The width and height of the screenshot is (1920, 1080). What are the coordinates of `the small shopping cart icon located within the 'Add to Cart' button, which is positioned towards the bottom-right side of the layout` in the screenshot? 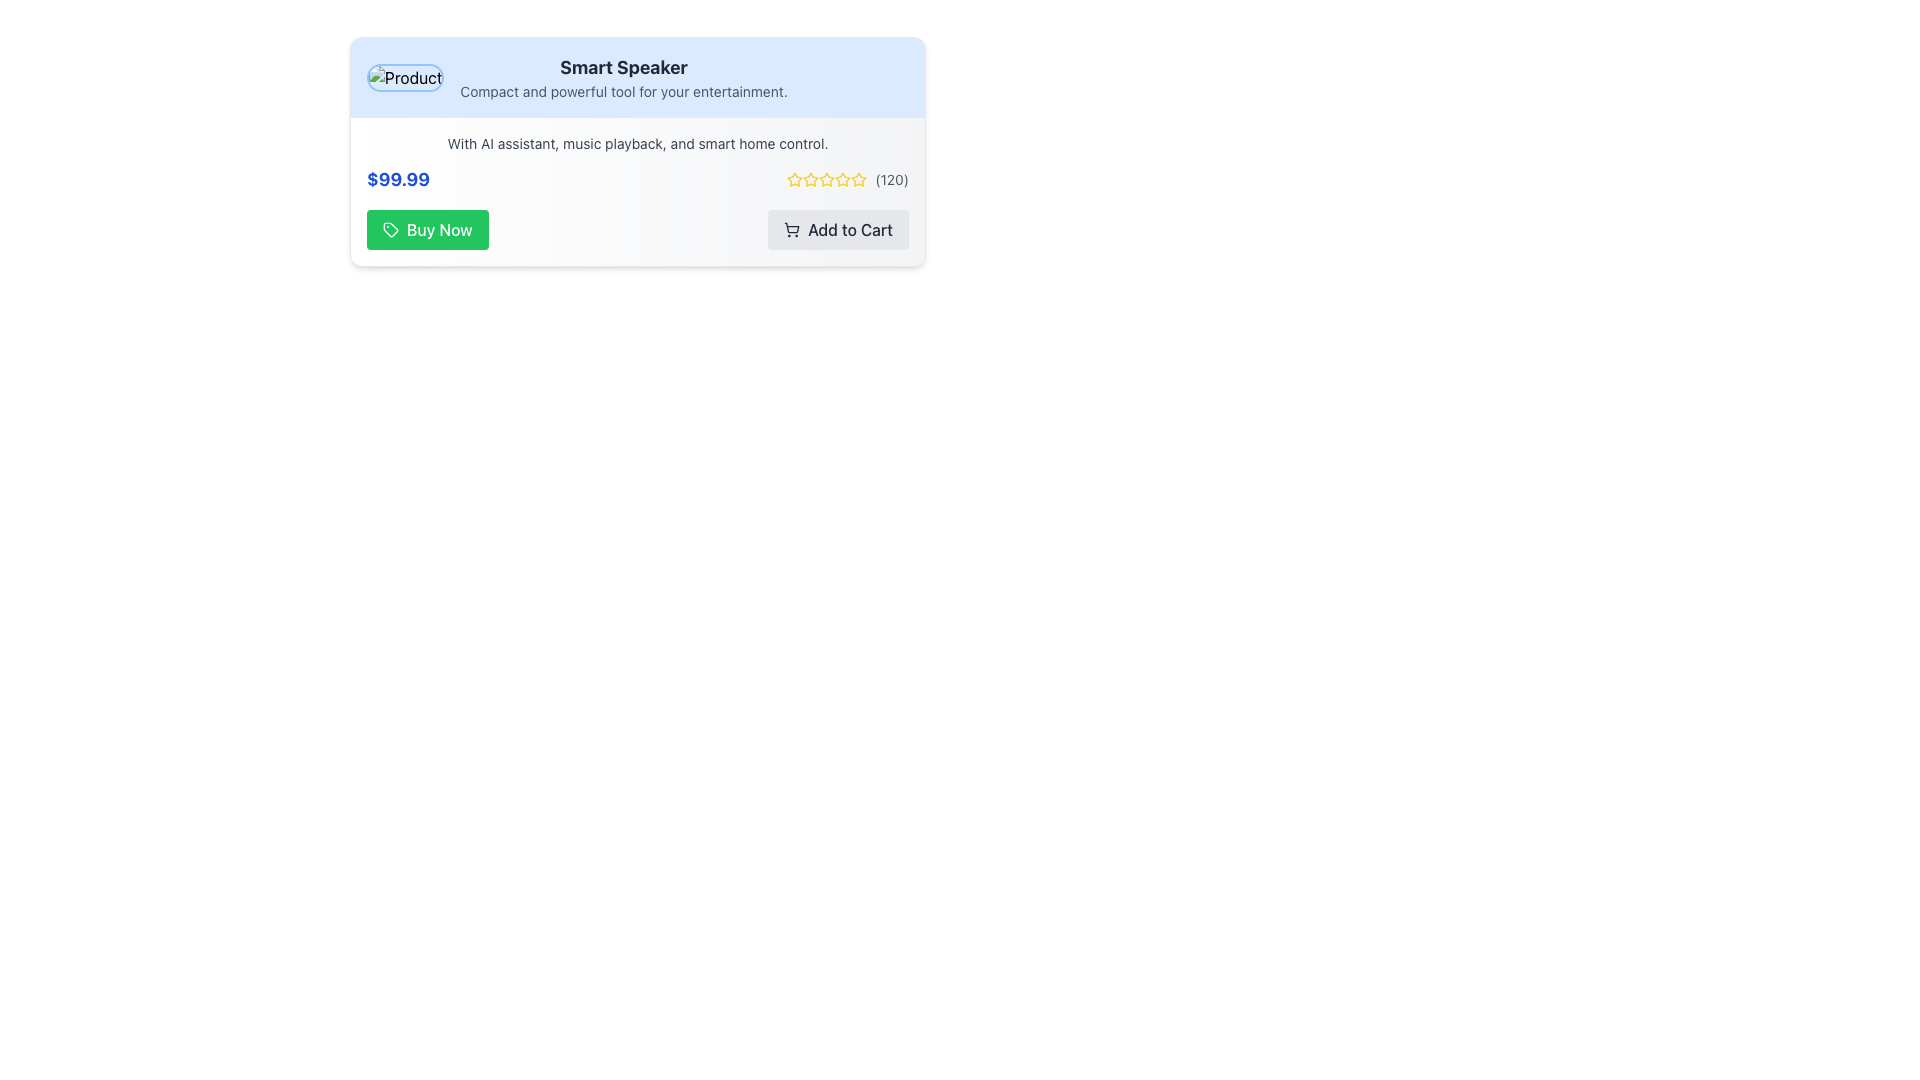 It's located at (791, 229).